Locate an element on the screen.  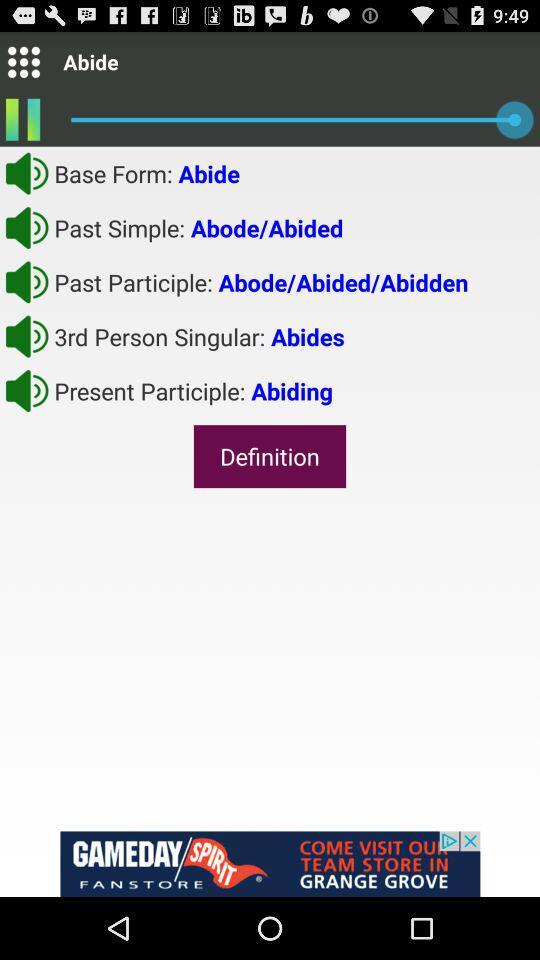
for audio option is located at coordinates (26, 172).